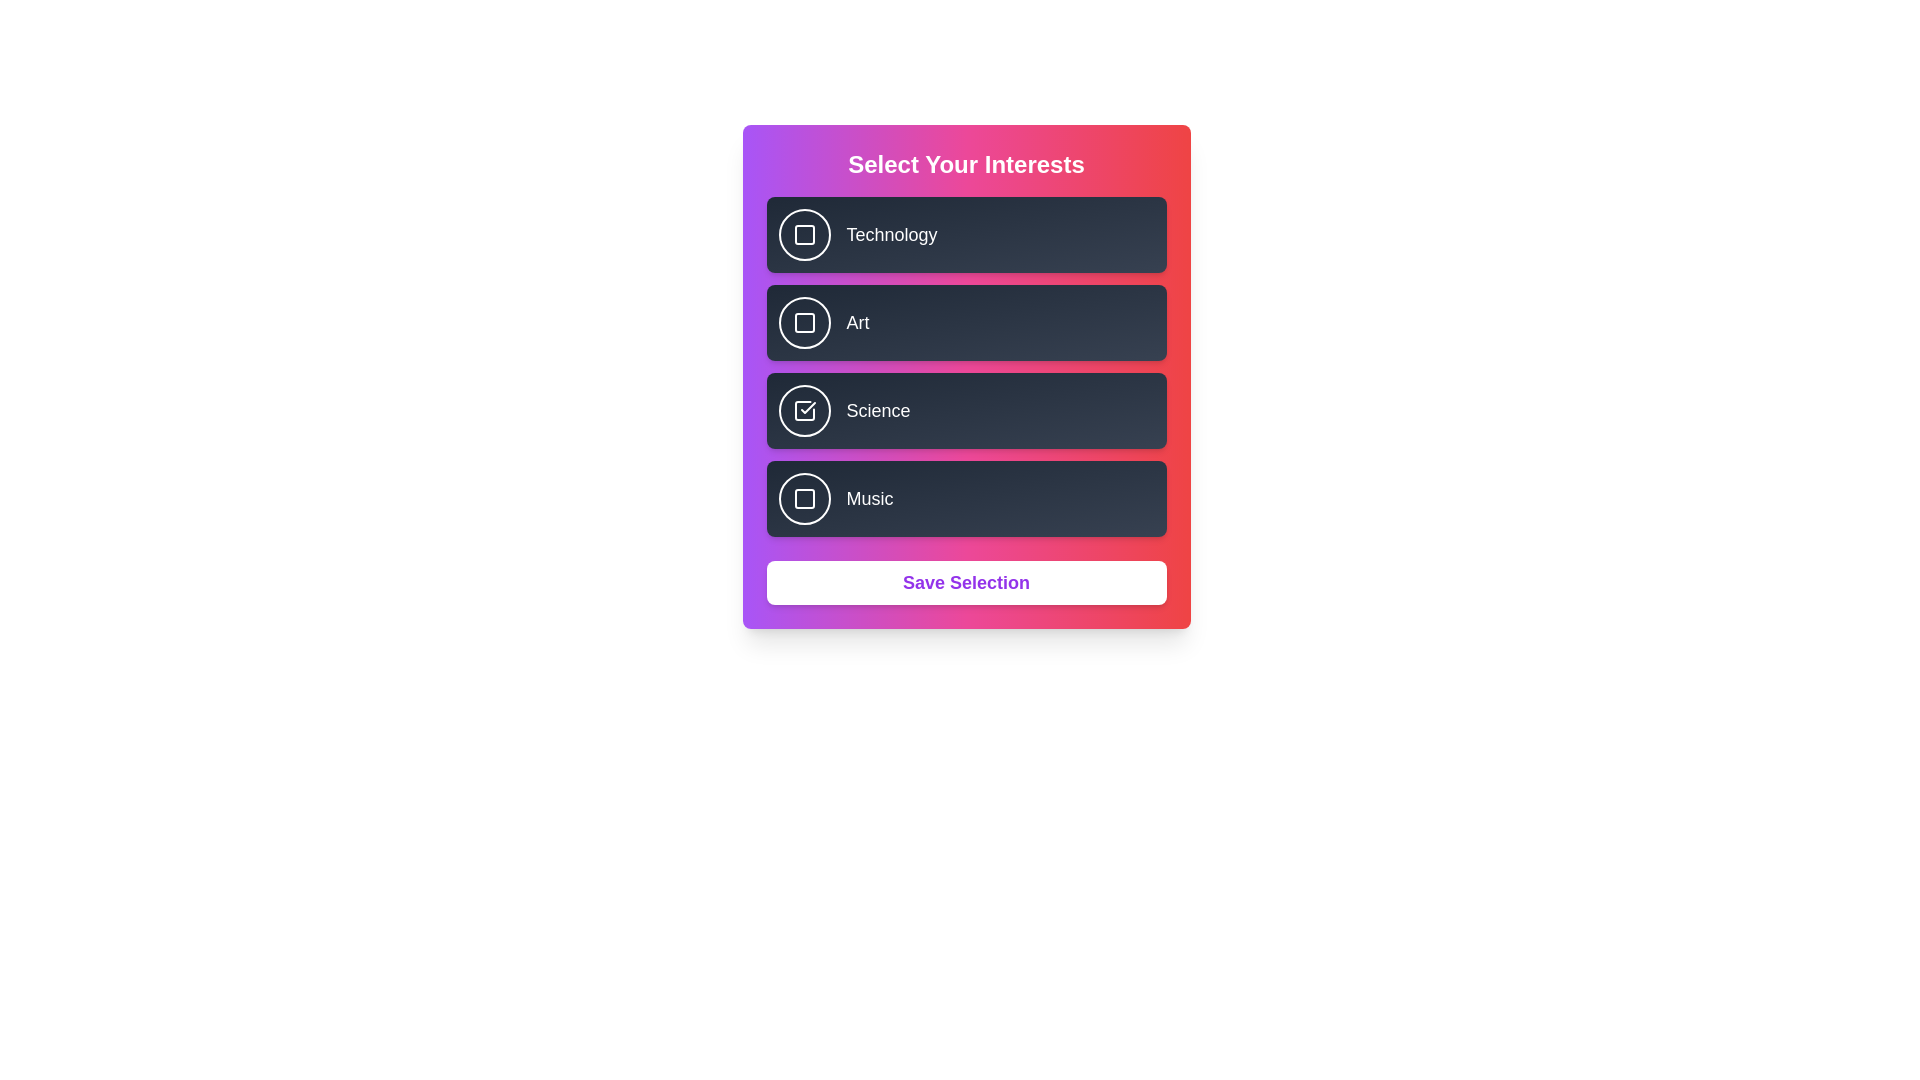  What do you see at coordinates (804, 497) in the screenshot?
I see `the interest Music` at bounding box center [804, 497].